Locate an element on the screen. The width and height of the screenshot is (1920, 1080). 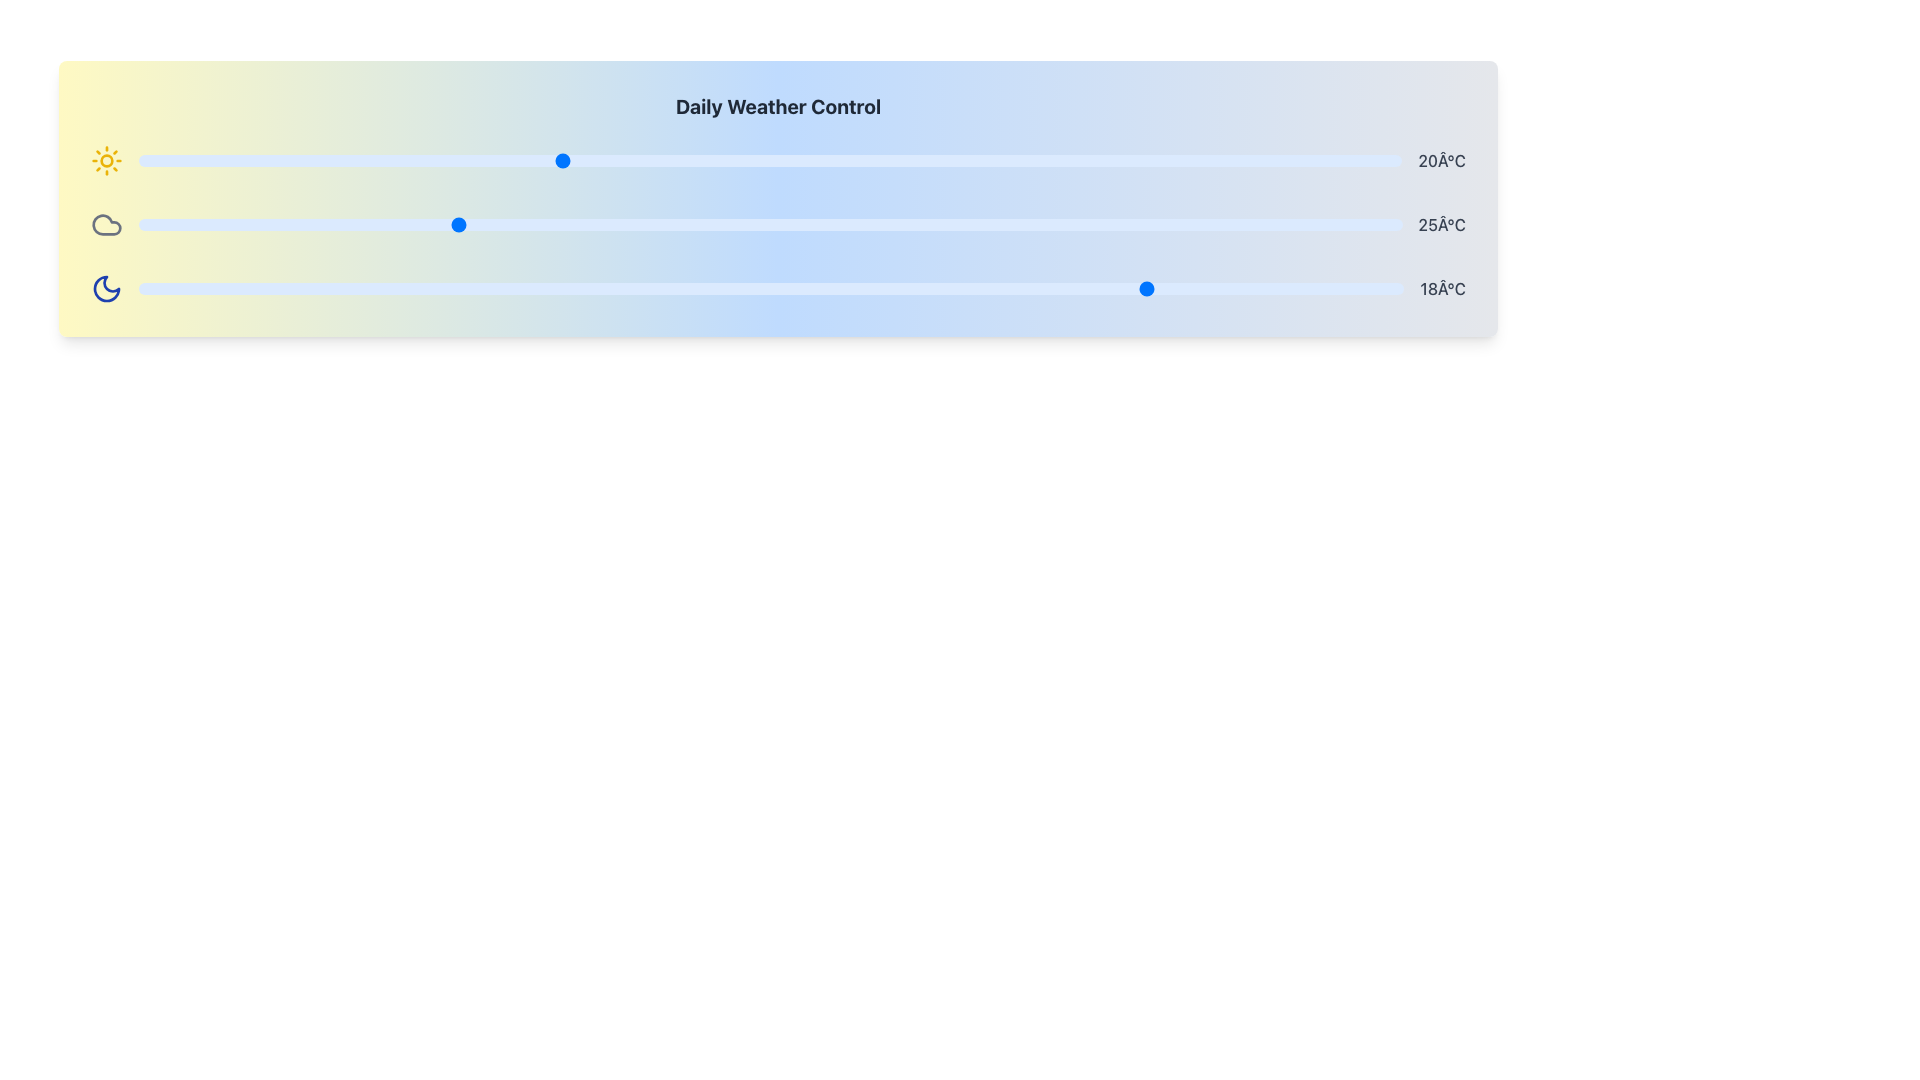
the slider value is located at coordinates (580, 224).